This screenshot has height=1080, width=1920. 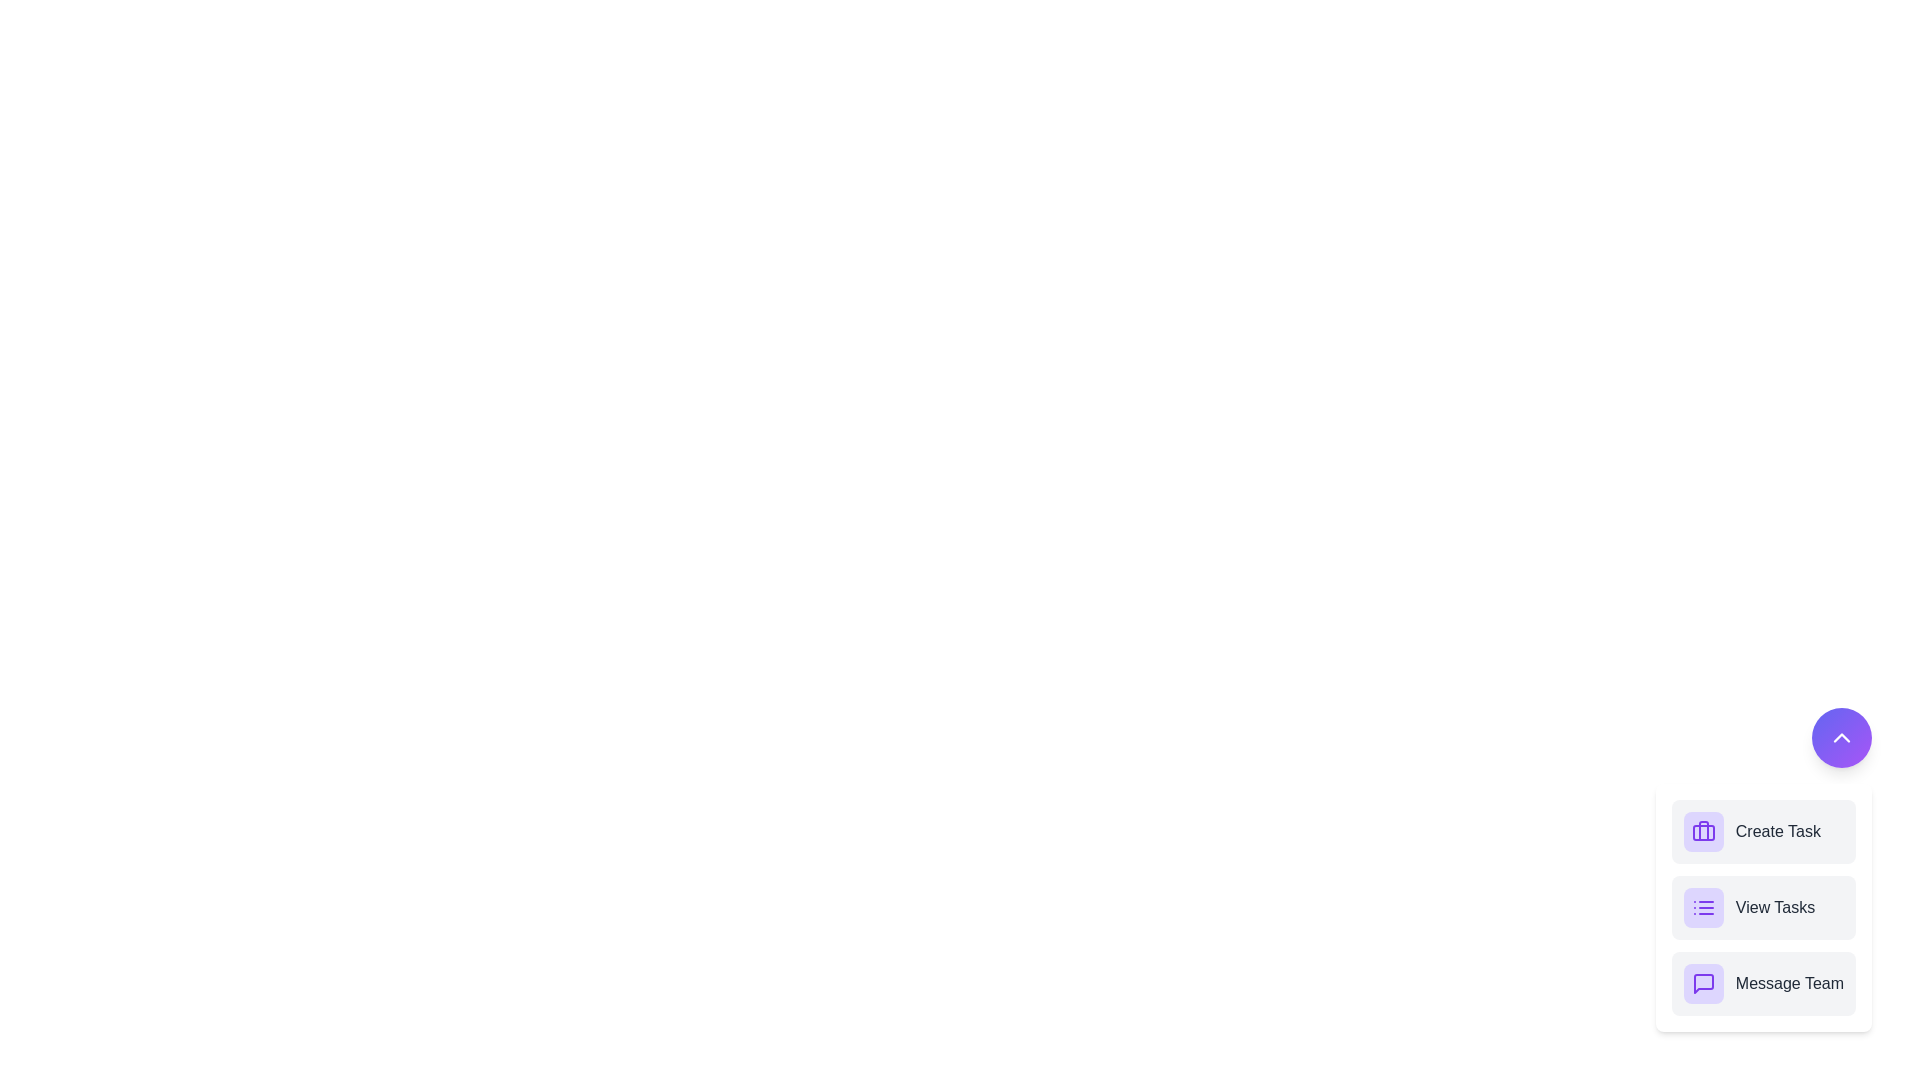 What do you see at coordinates (1763, 907) in the screenshot?
I see `the 'View Tasks' button` at bounding box center [1763, 907].